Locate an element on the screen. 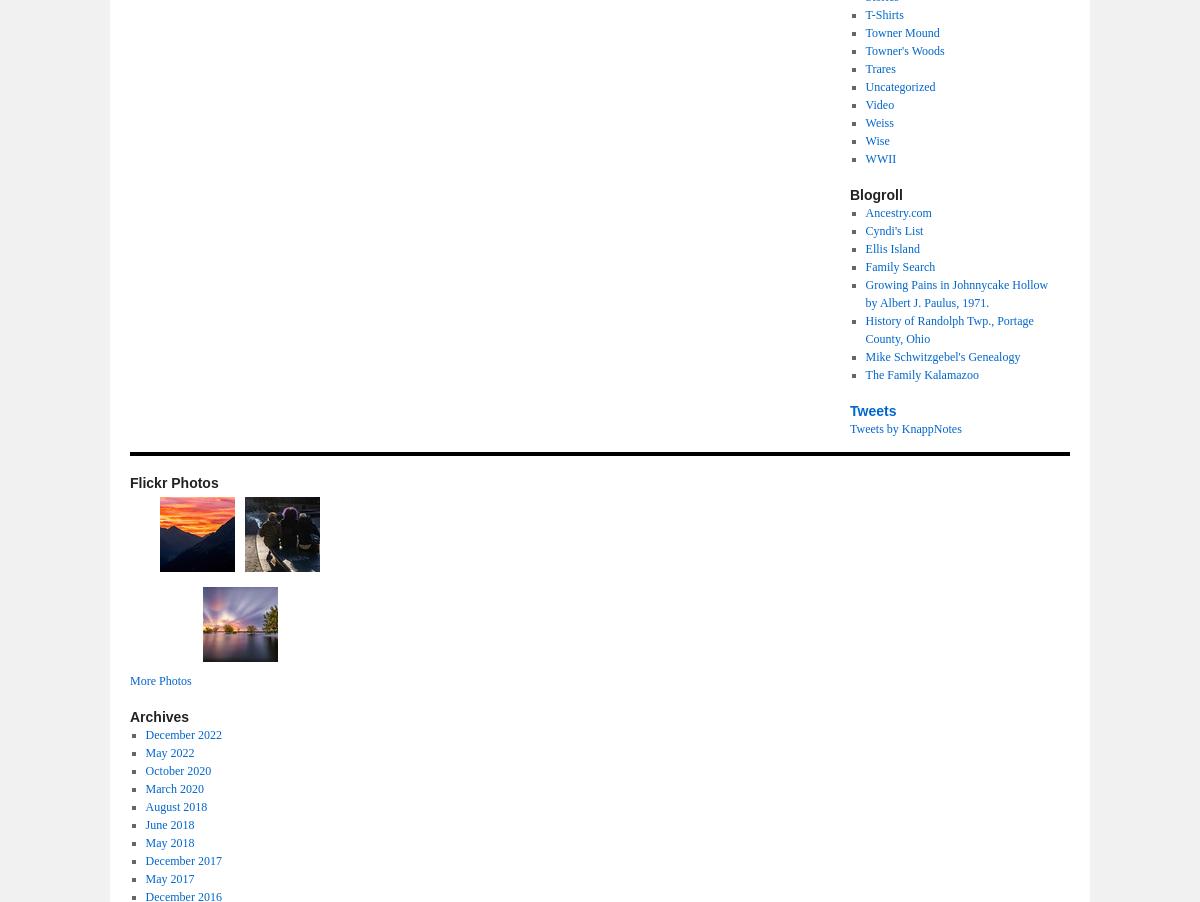 This screenshot has width=1200, height=902. 'More Photos' is located at coordinates (129, 681).